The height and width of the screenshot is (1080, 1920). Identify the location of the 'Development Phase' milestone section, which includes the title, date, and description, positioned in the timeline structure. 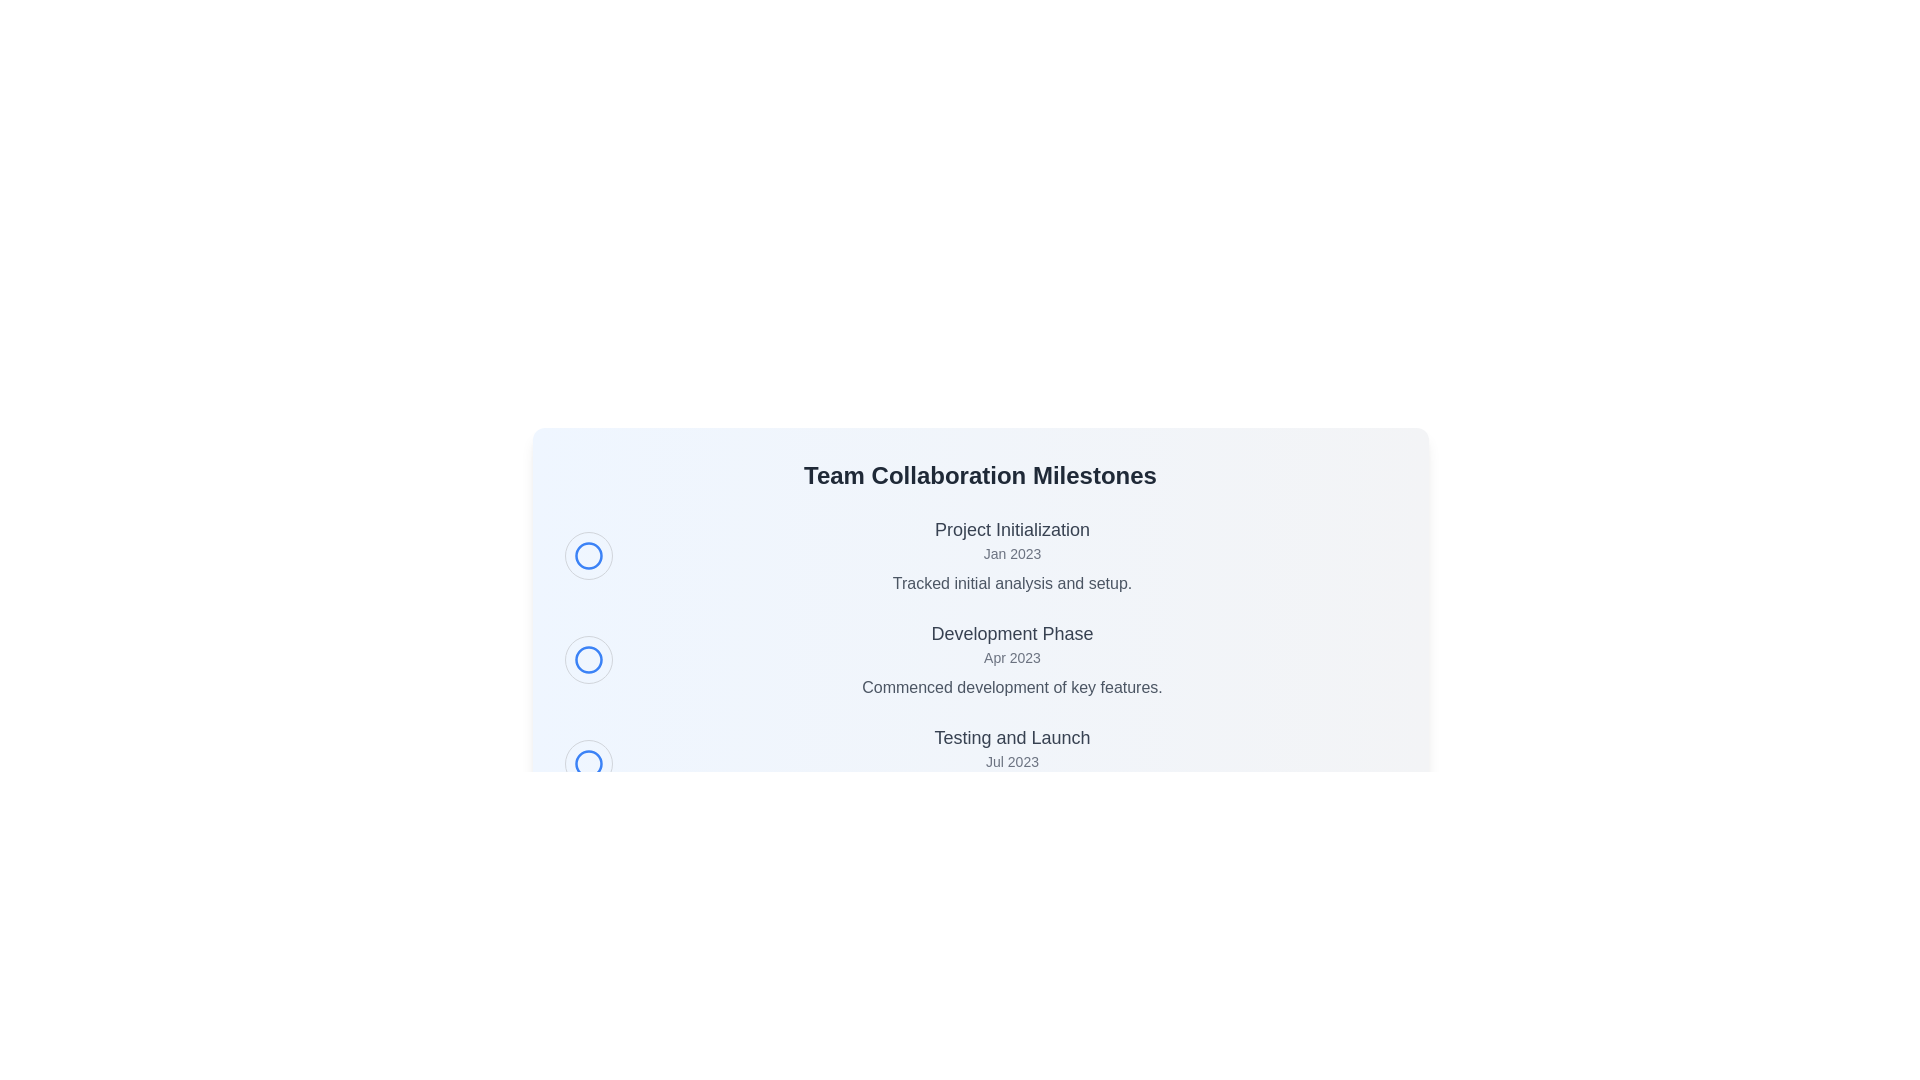
(980, 659).